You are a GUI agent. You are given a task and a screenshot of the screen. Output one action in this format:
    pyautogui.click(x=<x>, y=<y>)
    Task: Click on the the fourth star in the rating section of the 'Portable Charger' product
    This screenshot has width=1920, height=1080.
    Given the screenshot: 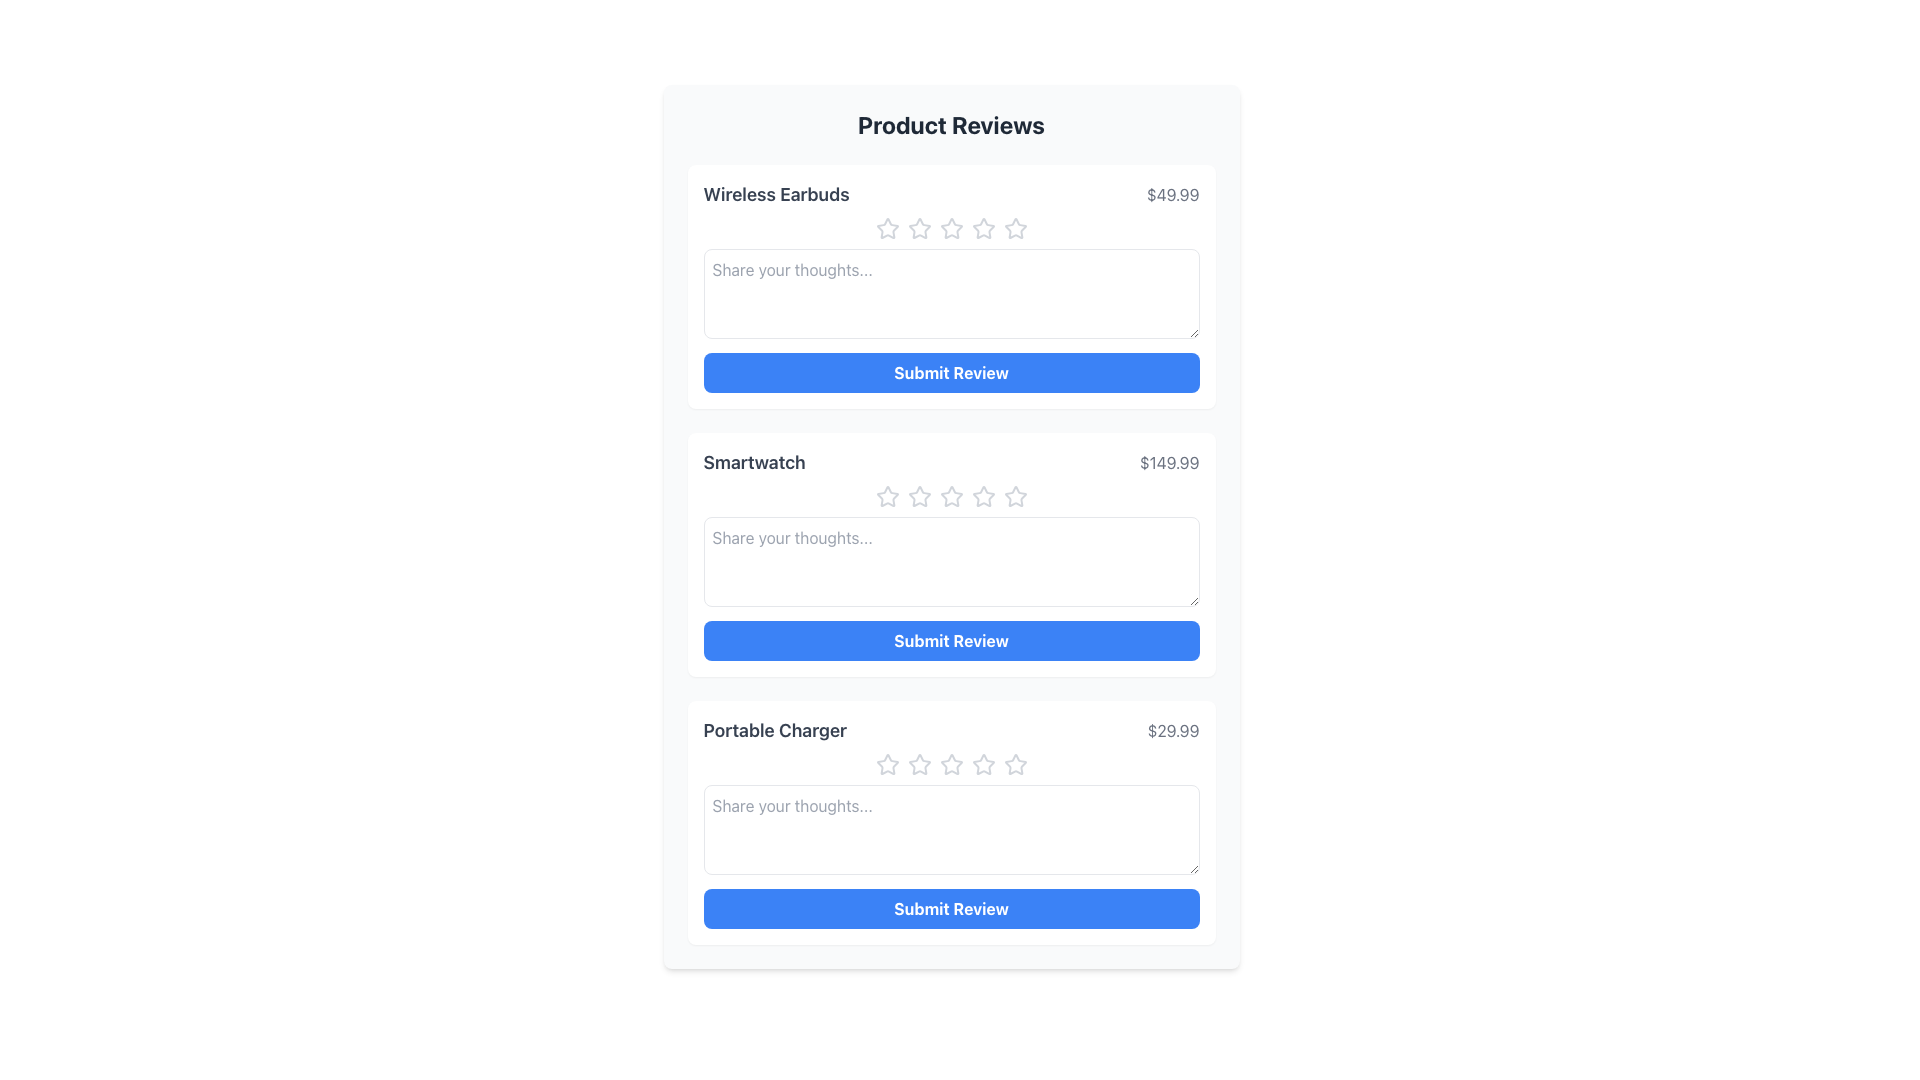 What is the action you would take?
    pyautogui.click(x=983, y=764)
    